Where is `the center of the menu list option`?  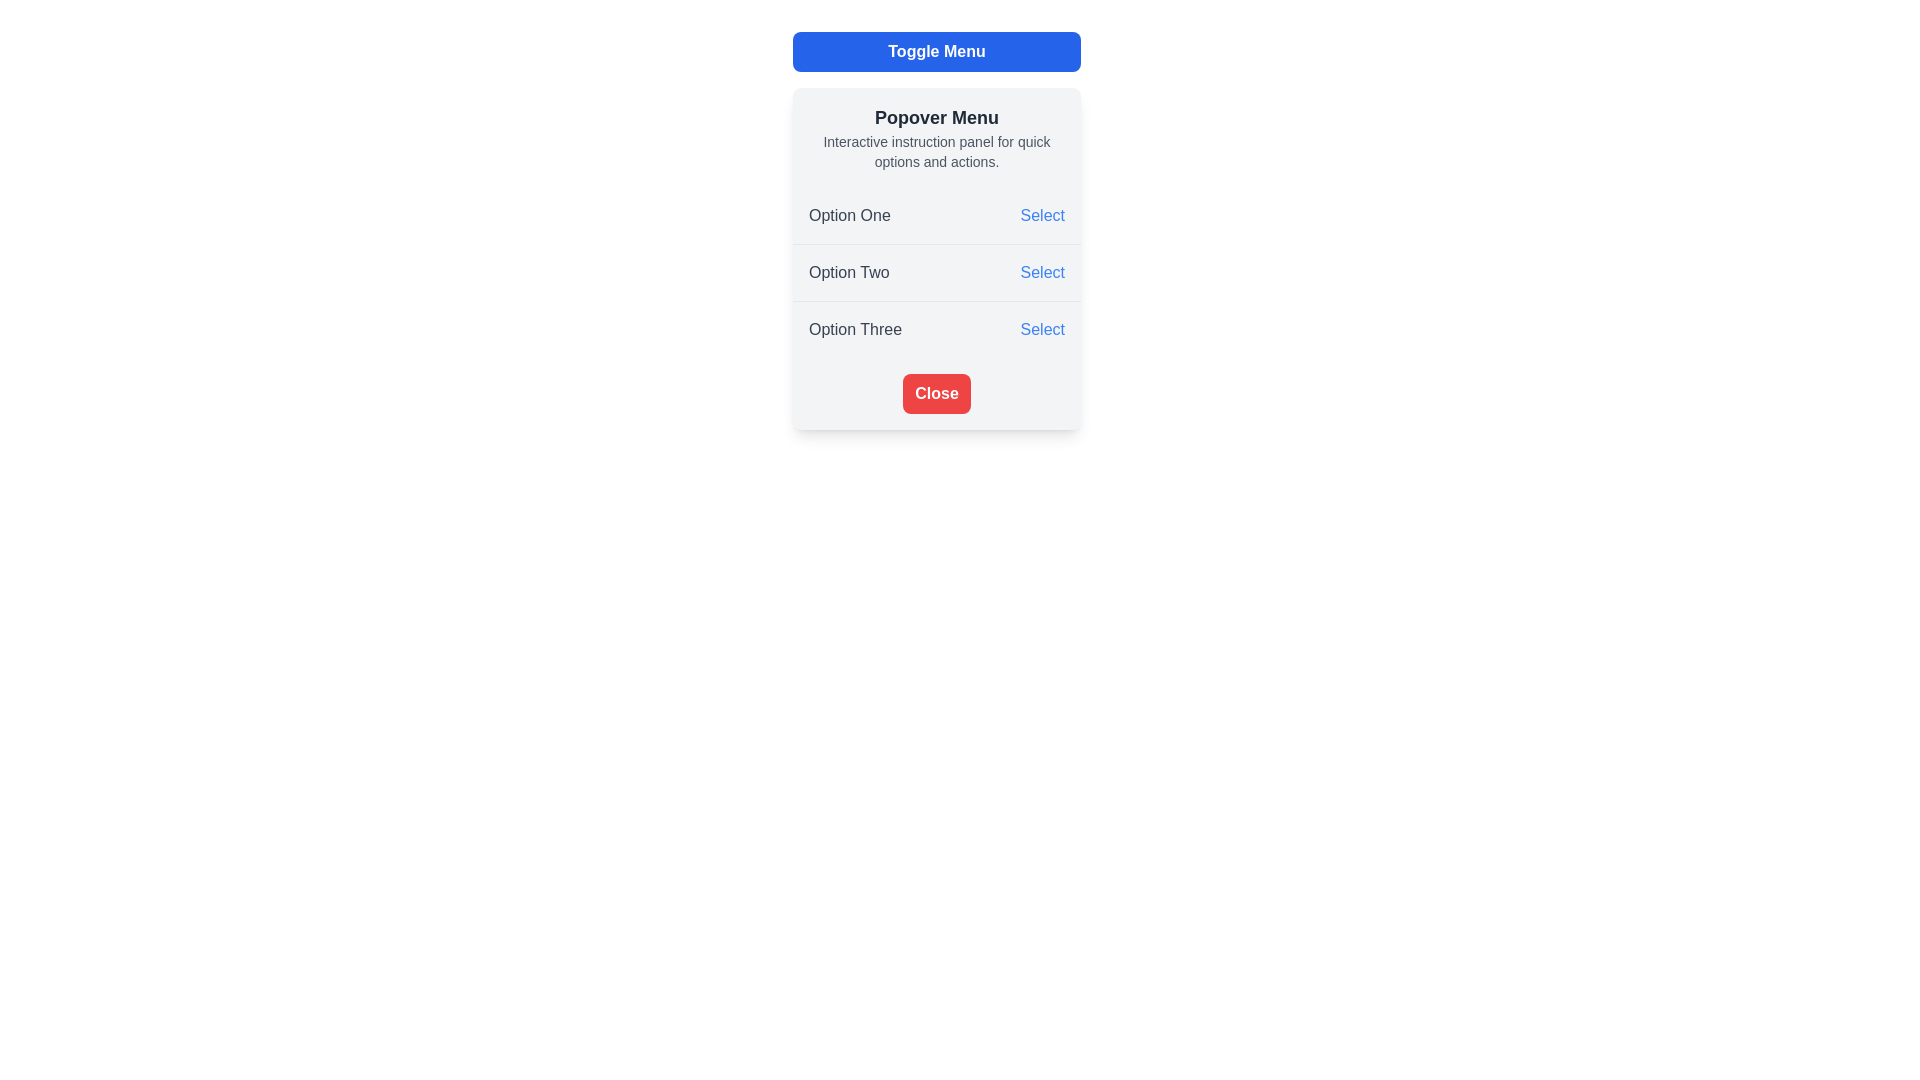 the center of the menu list option is located at coordinates (935, 273).